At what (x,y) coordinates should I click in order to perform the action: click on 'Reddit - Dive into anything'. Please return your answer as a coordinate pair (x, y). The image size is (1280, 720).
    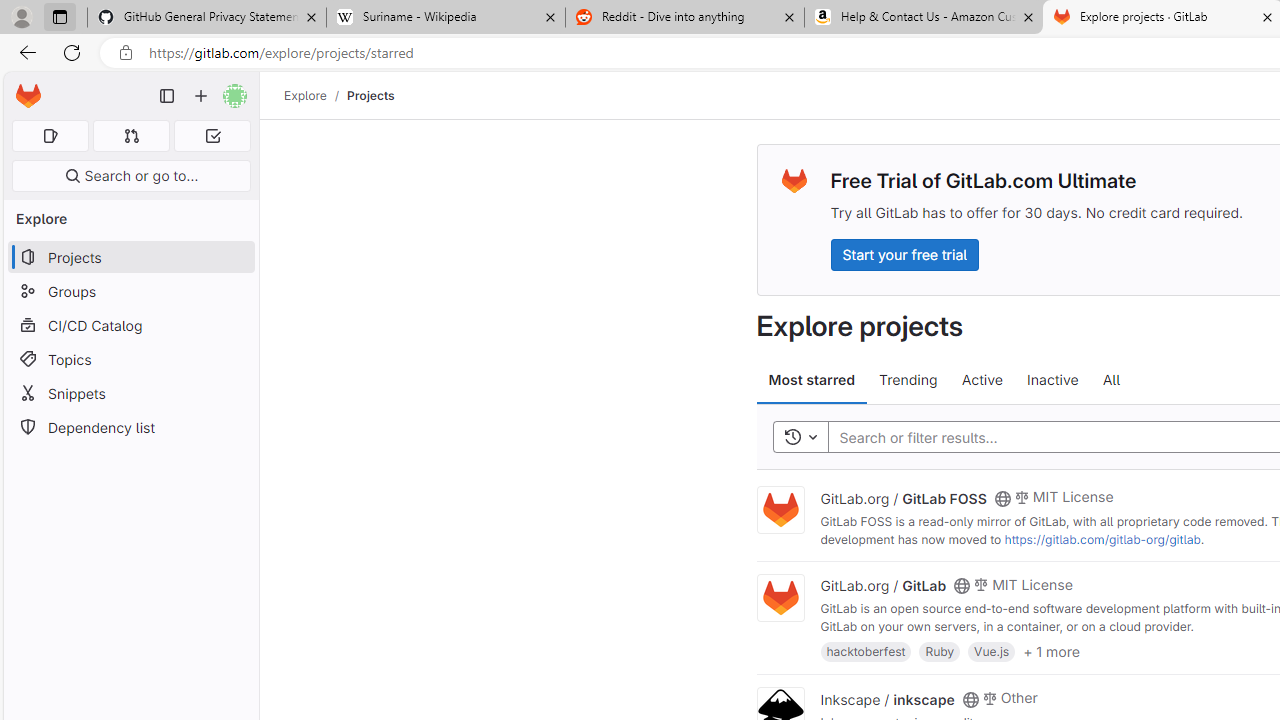
    Looking at the image, I should click on (684, 17).